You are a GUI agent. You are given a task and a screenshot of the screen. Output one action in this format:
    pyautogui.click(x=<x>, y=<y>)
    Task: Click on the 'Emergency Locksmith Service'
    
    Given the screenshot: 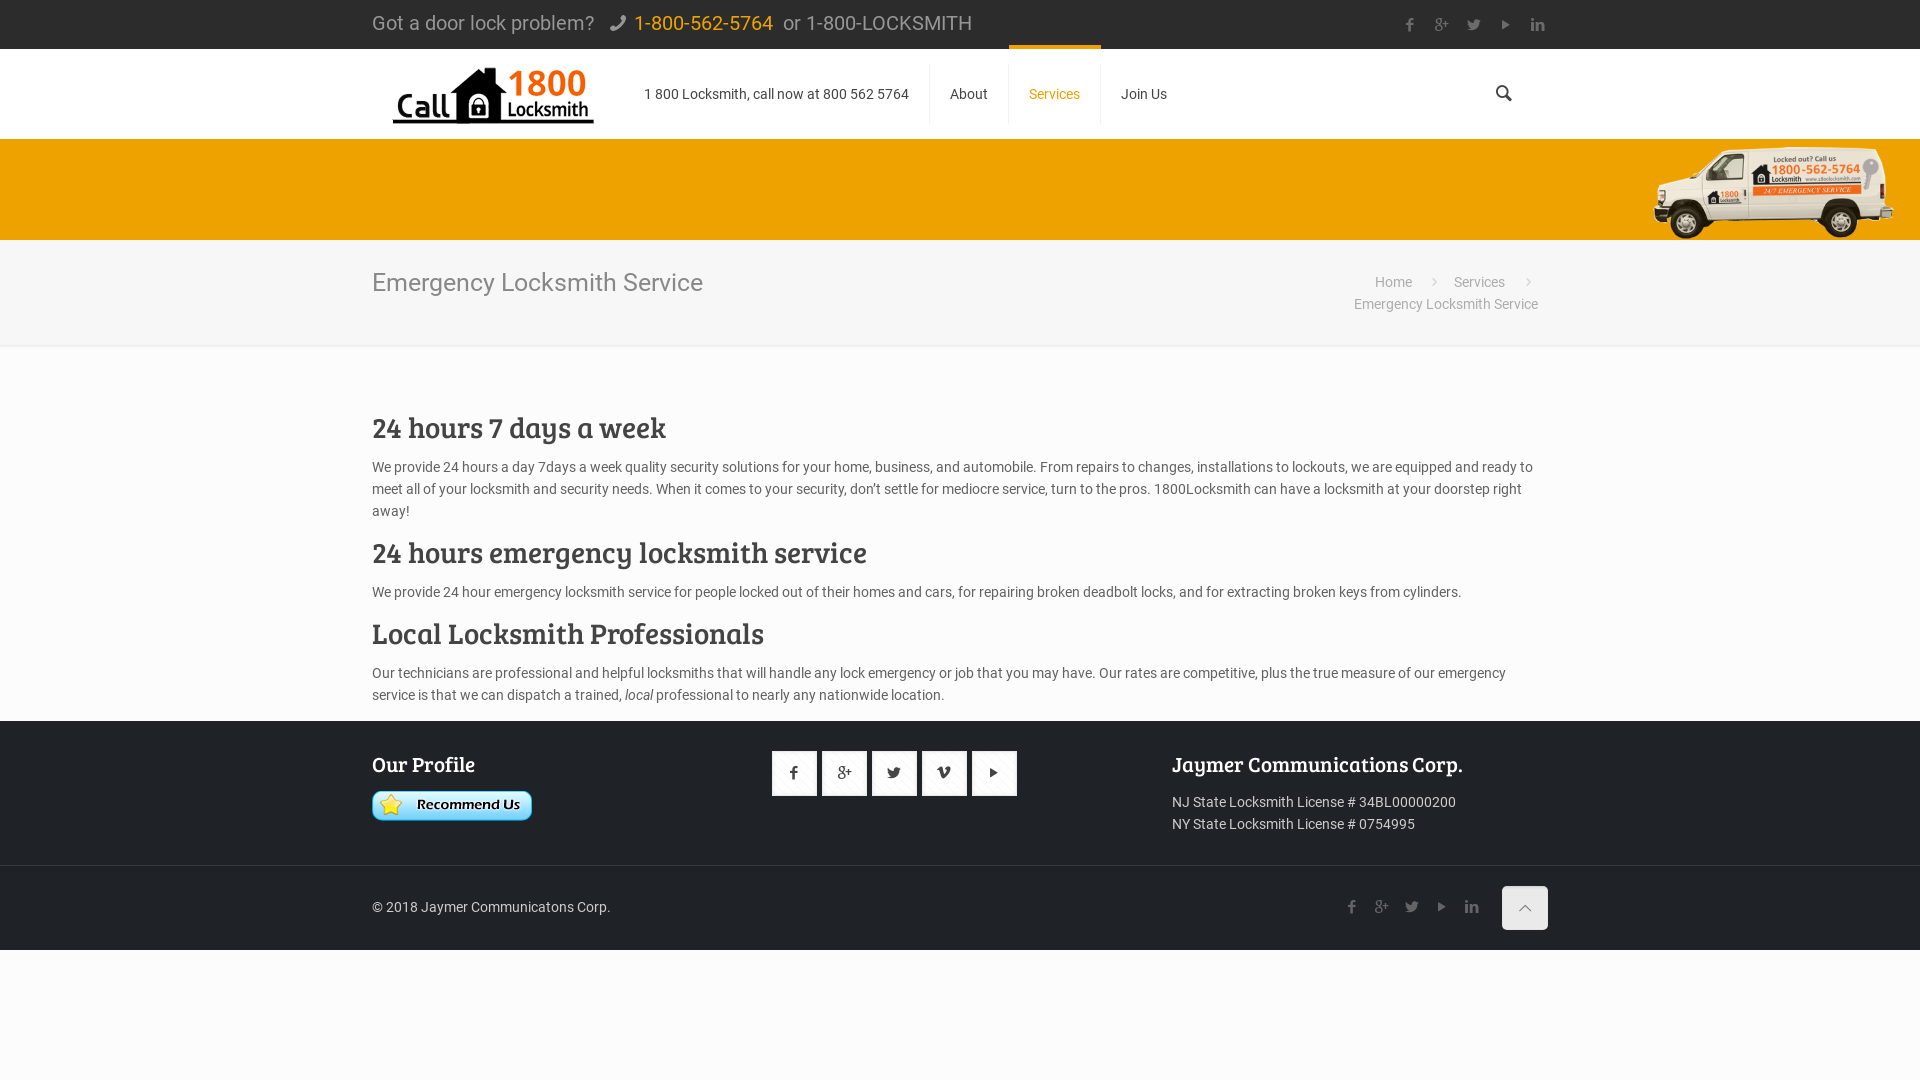 What is the action you would take?
    pyautogui.click(x=1445, y=304)
    